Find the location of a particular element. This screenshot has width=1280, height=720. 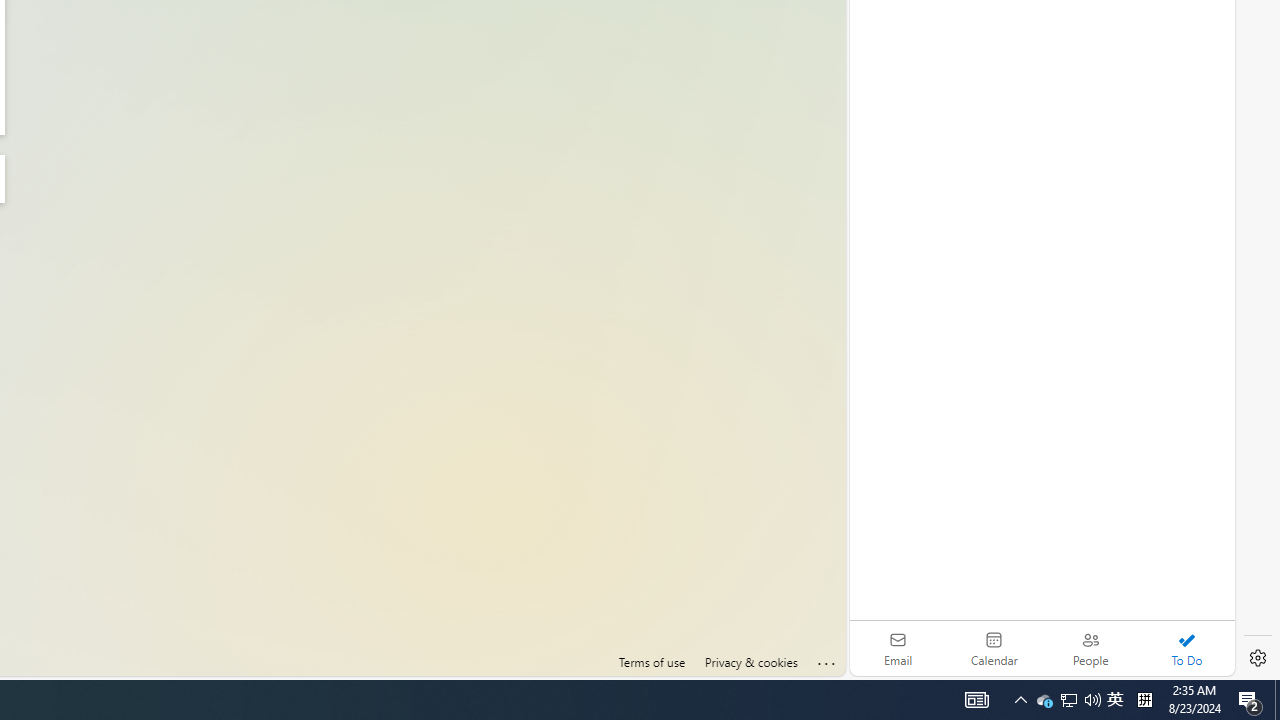

'To Do' is located at coordinates (1186, 648).